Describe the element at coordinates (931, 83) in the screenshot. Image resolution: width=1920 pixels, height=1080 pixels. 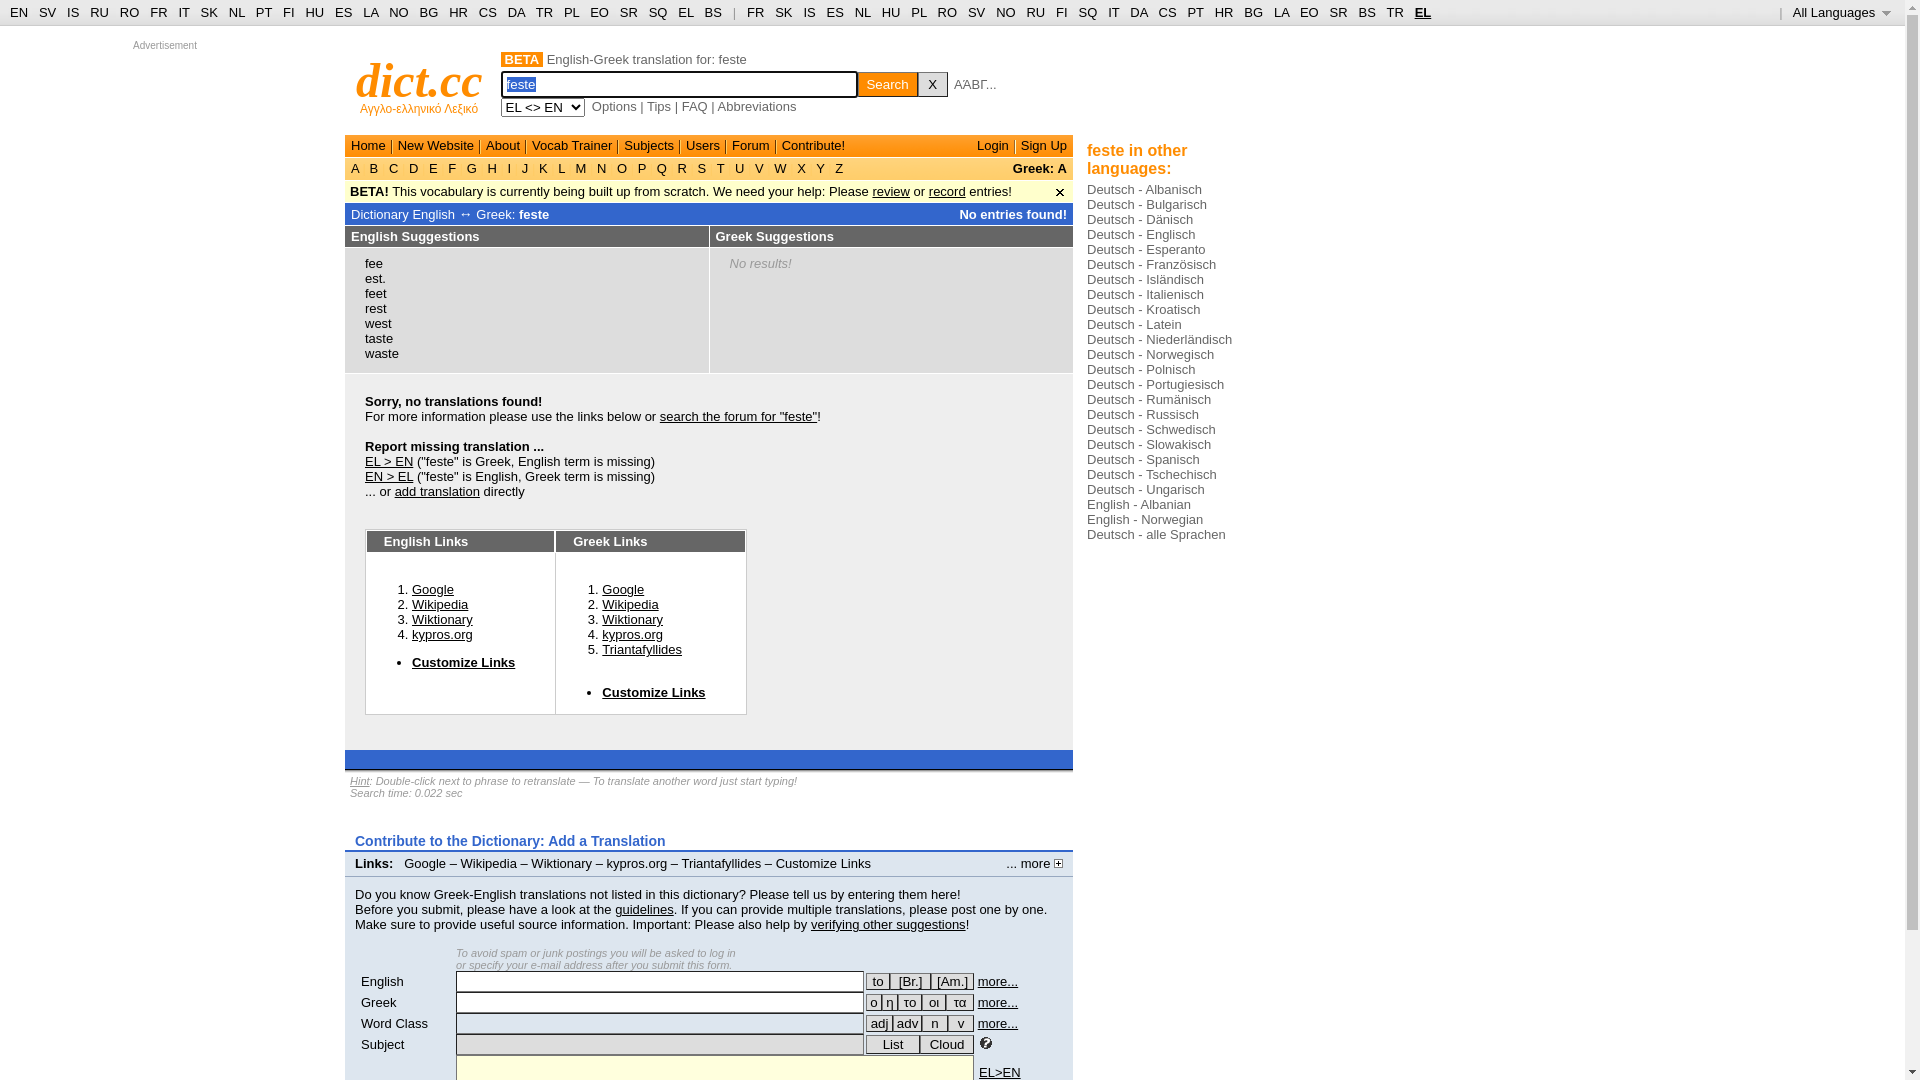
I see `'X'` at that location.